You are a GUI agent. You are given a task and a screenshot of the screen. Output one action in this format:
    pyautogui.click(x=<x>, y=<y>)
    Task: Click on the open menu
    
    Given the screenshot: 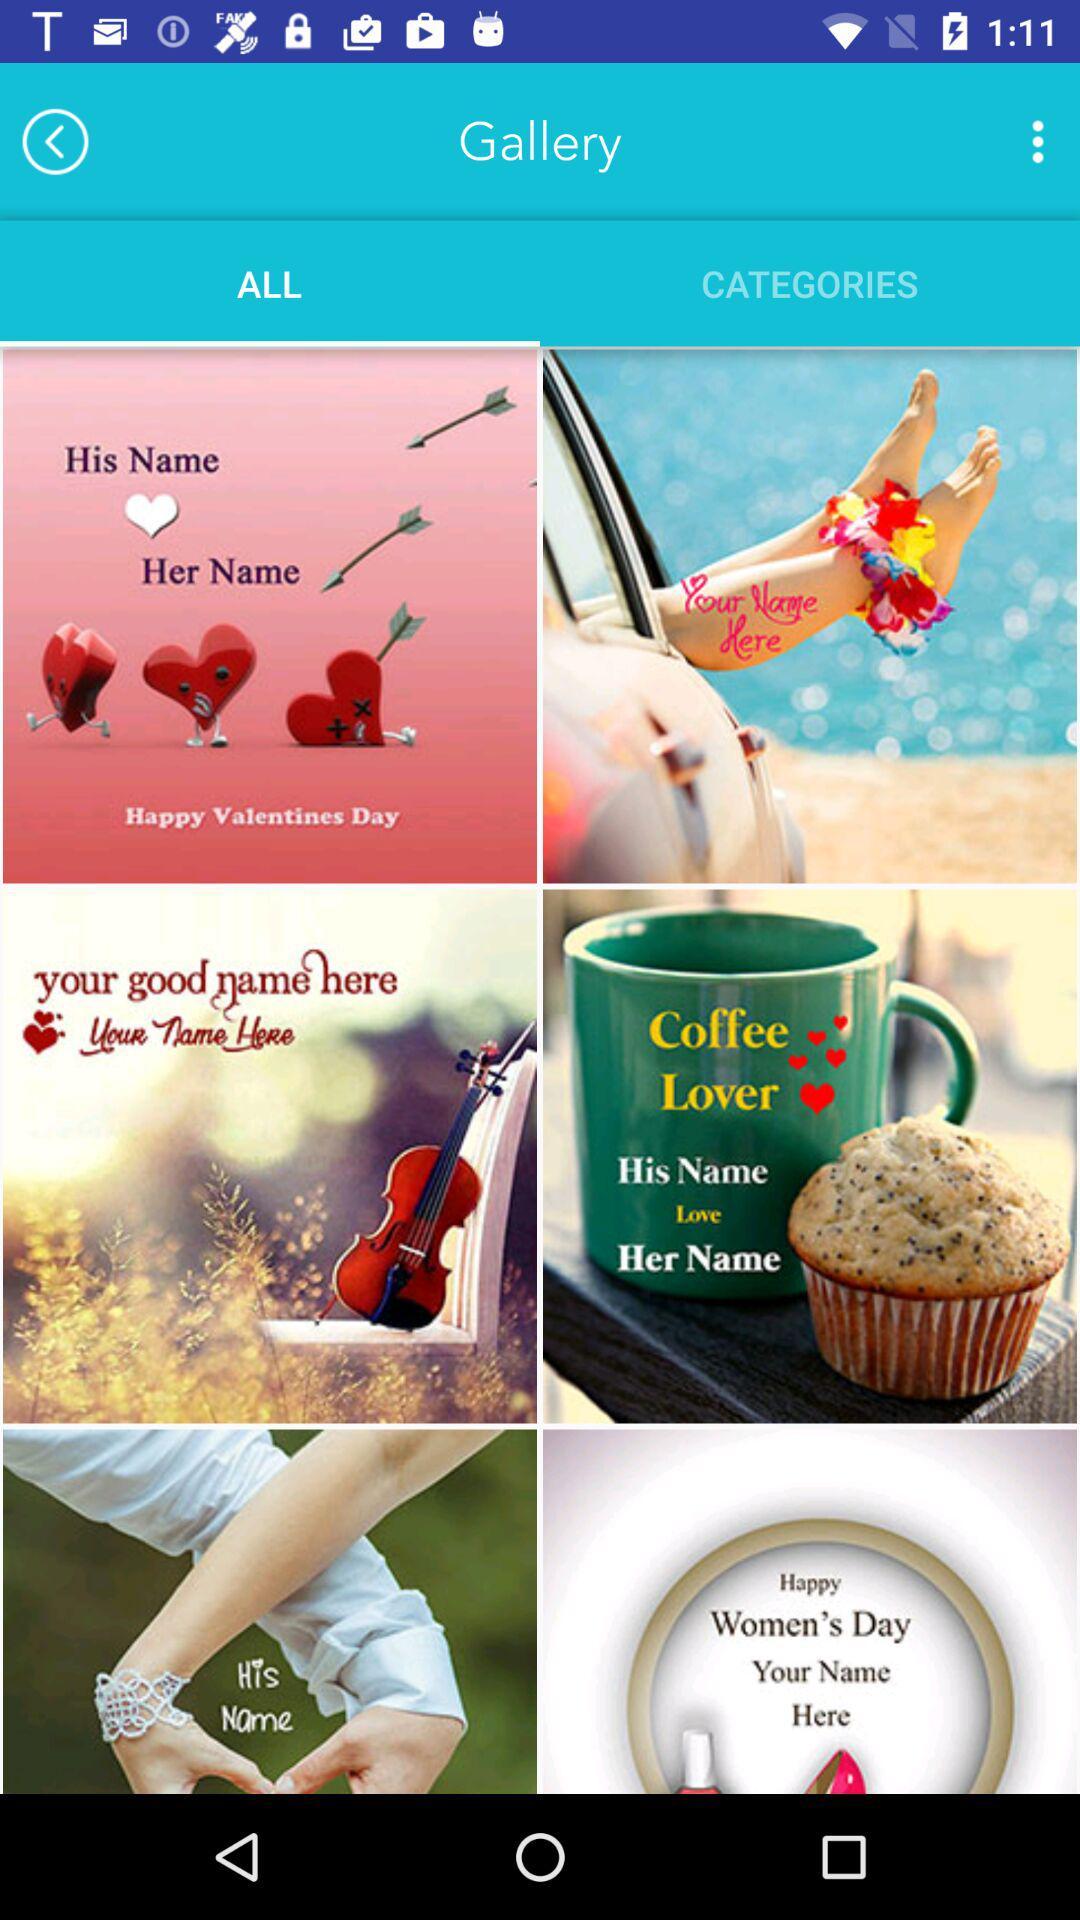 What is the action you would take?
    pyautogui.click(x=1036, y=140)
    